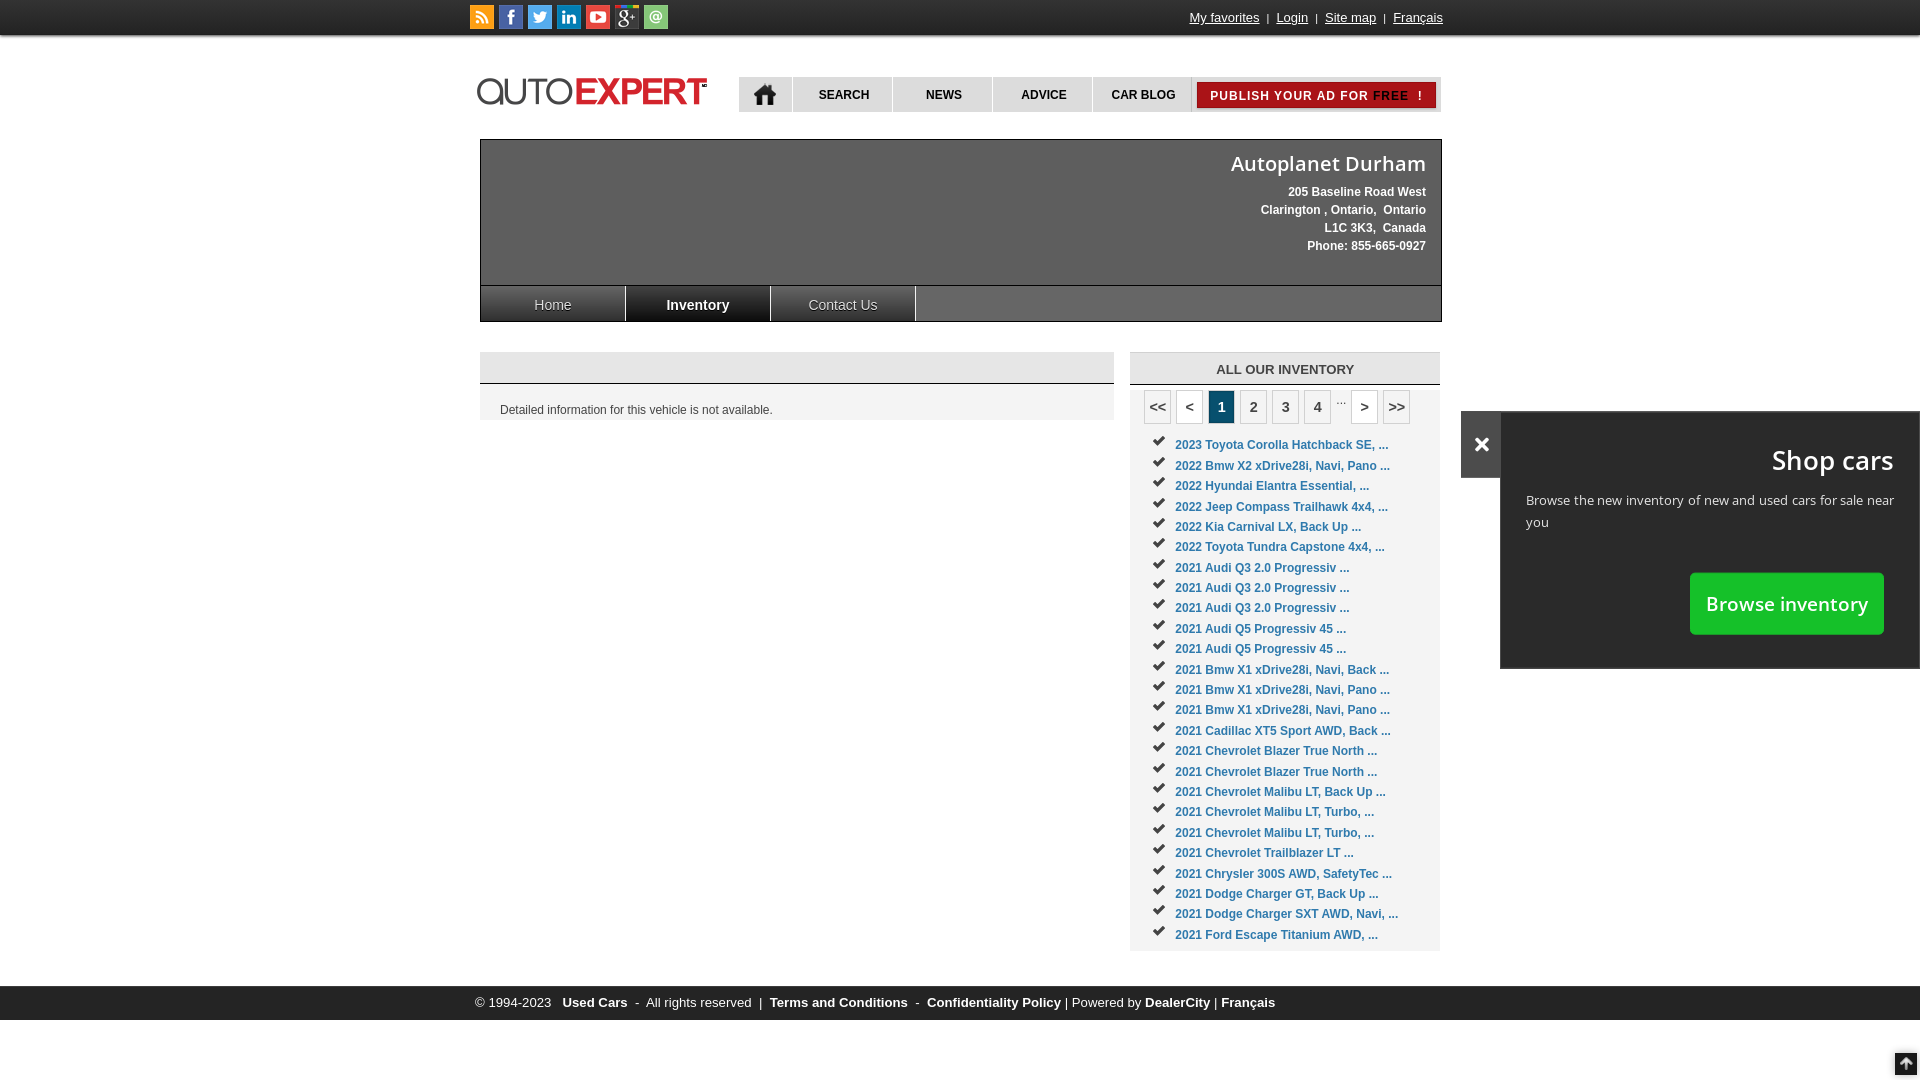 Image resolution: width=1920 pixels, height=1080 pixels. Describe the element at coordinates (1271, 486) in the screenshot. I see `'2022 Hyundai Elantra Essential, ...'` at that location.